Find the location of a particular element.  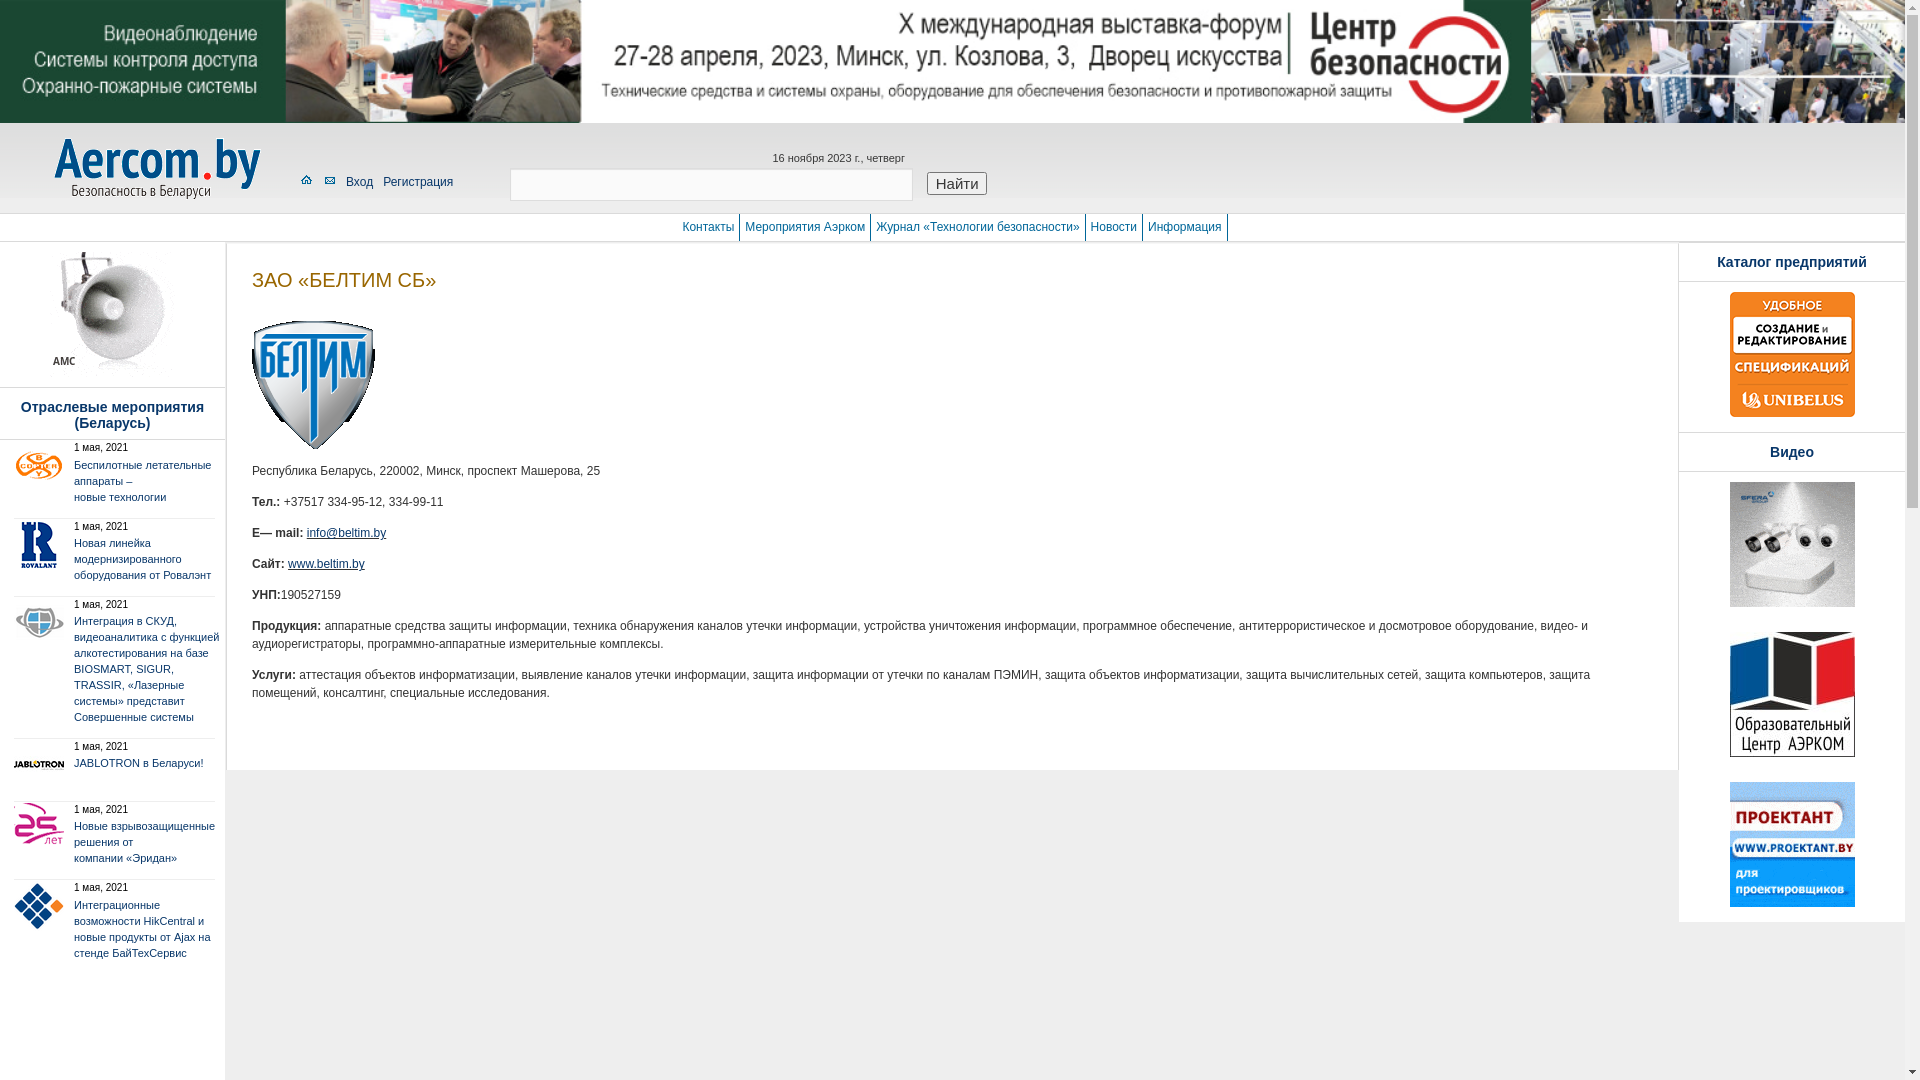

'info@beltim.by' is located at coordinates (346, 531).